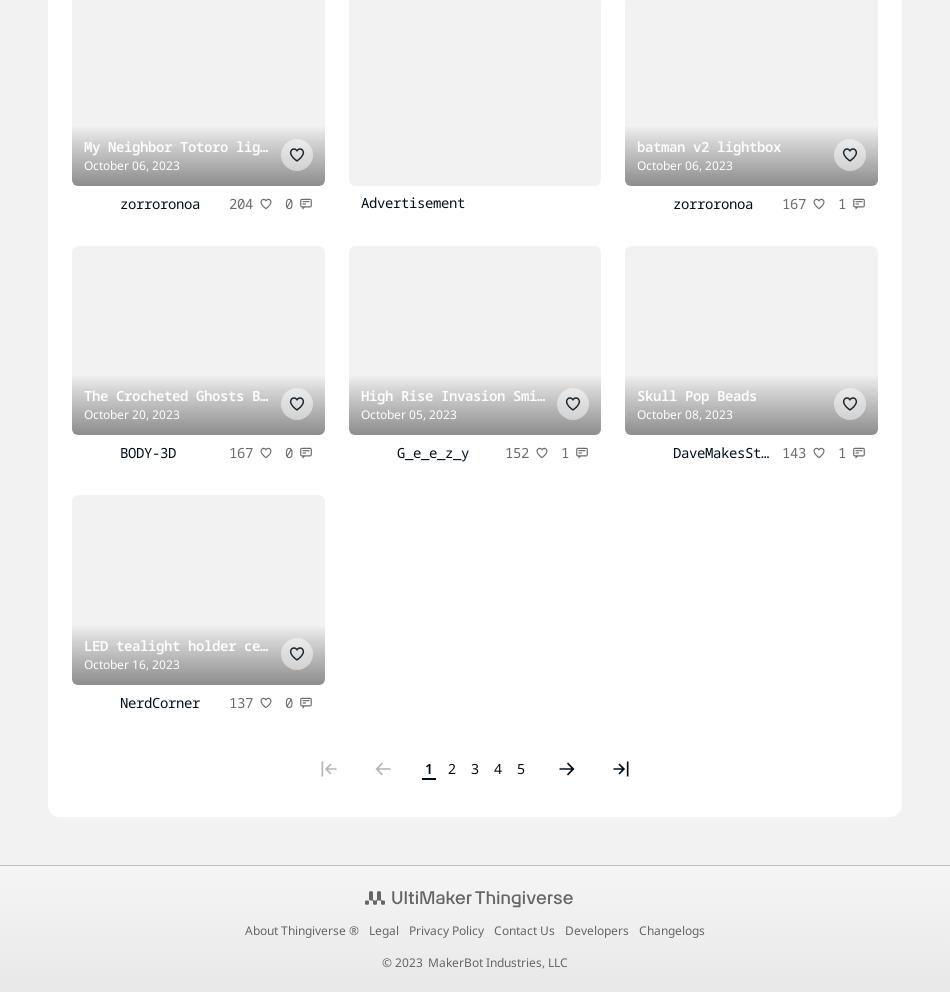 This screenshot has width=950, height=992. What do you see at coordinates (638, 928) in the screenshot?
I see `'Changelogs'` at bounding box center [638, 928].